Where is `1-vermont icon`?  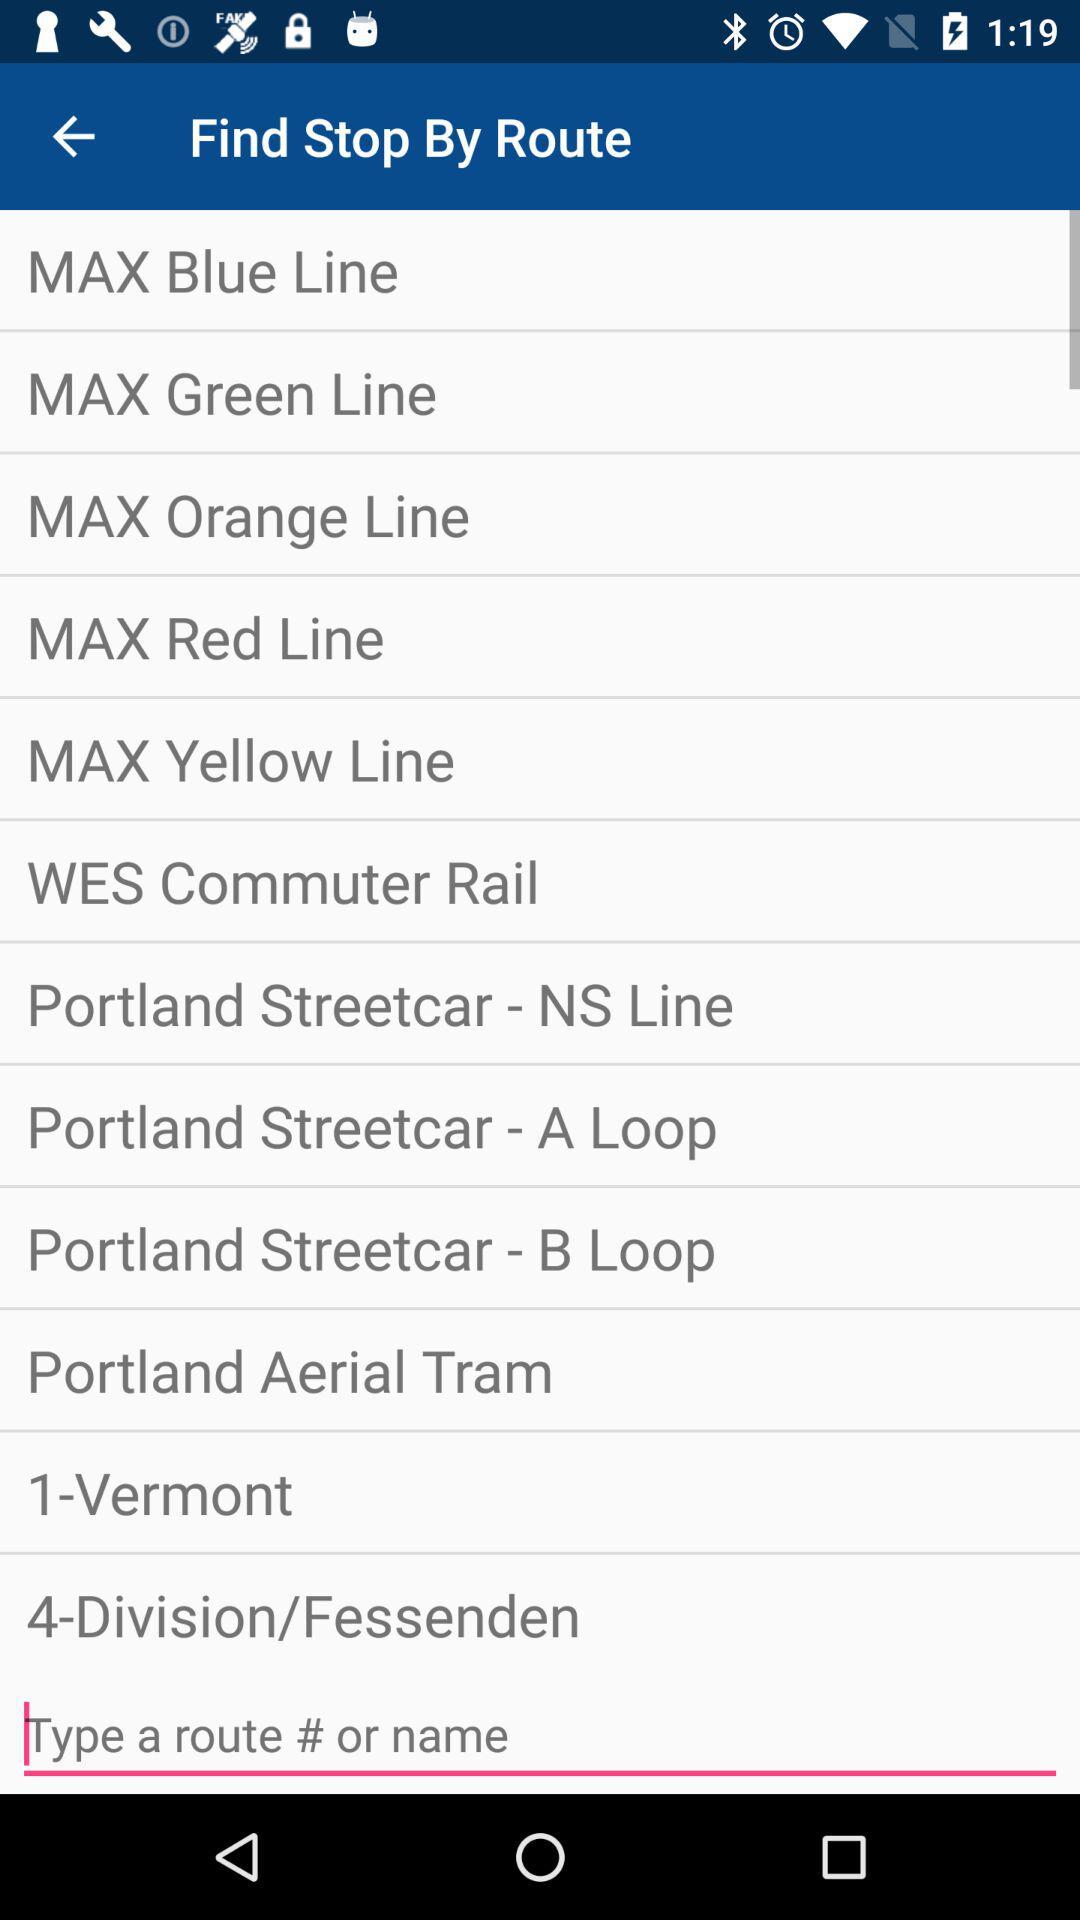 1-vermont icon is located at coordinates (540, 1492).